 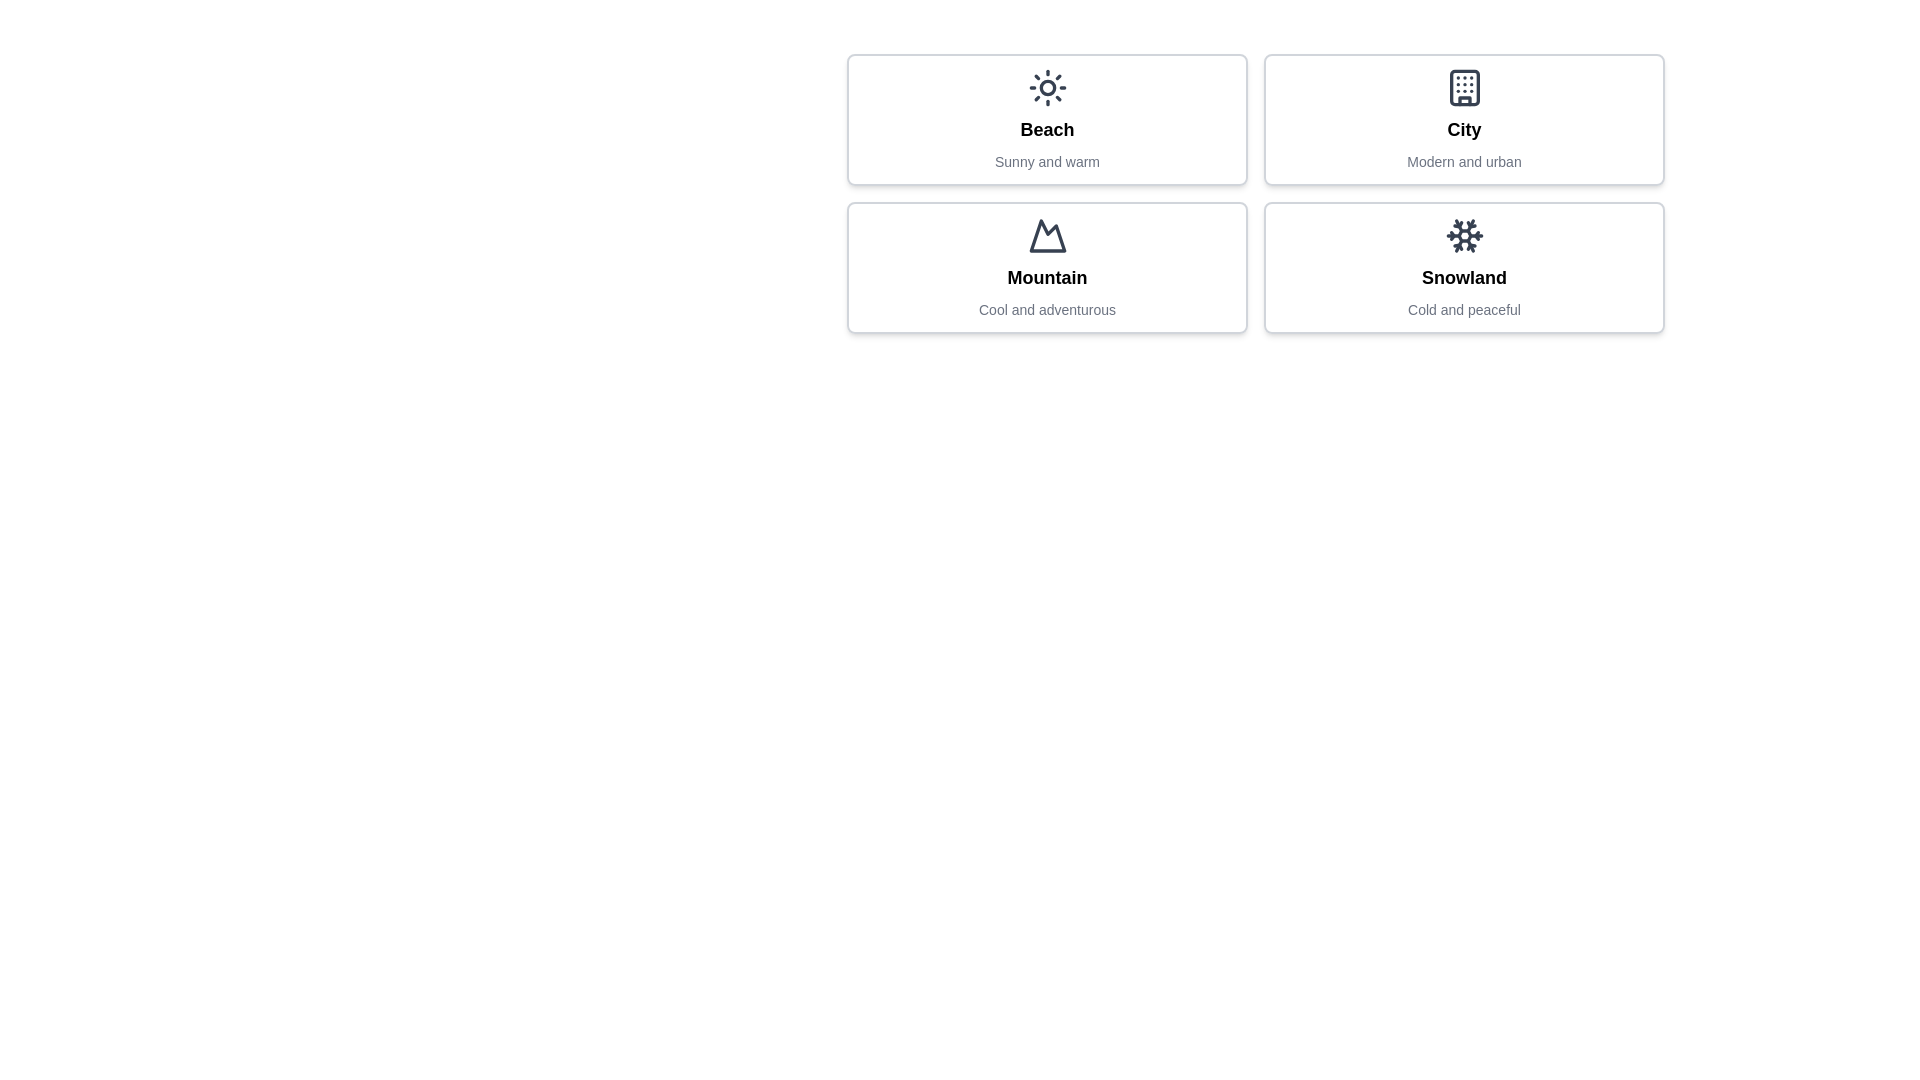 What do you see at coordinates (1464, 266) in the screenshot?
I see `the selectable card with a snowflake icon, titled 'Snowland', located in the second row, second column of the grid layout` at bounding box center [1464, 266].